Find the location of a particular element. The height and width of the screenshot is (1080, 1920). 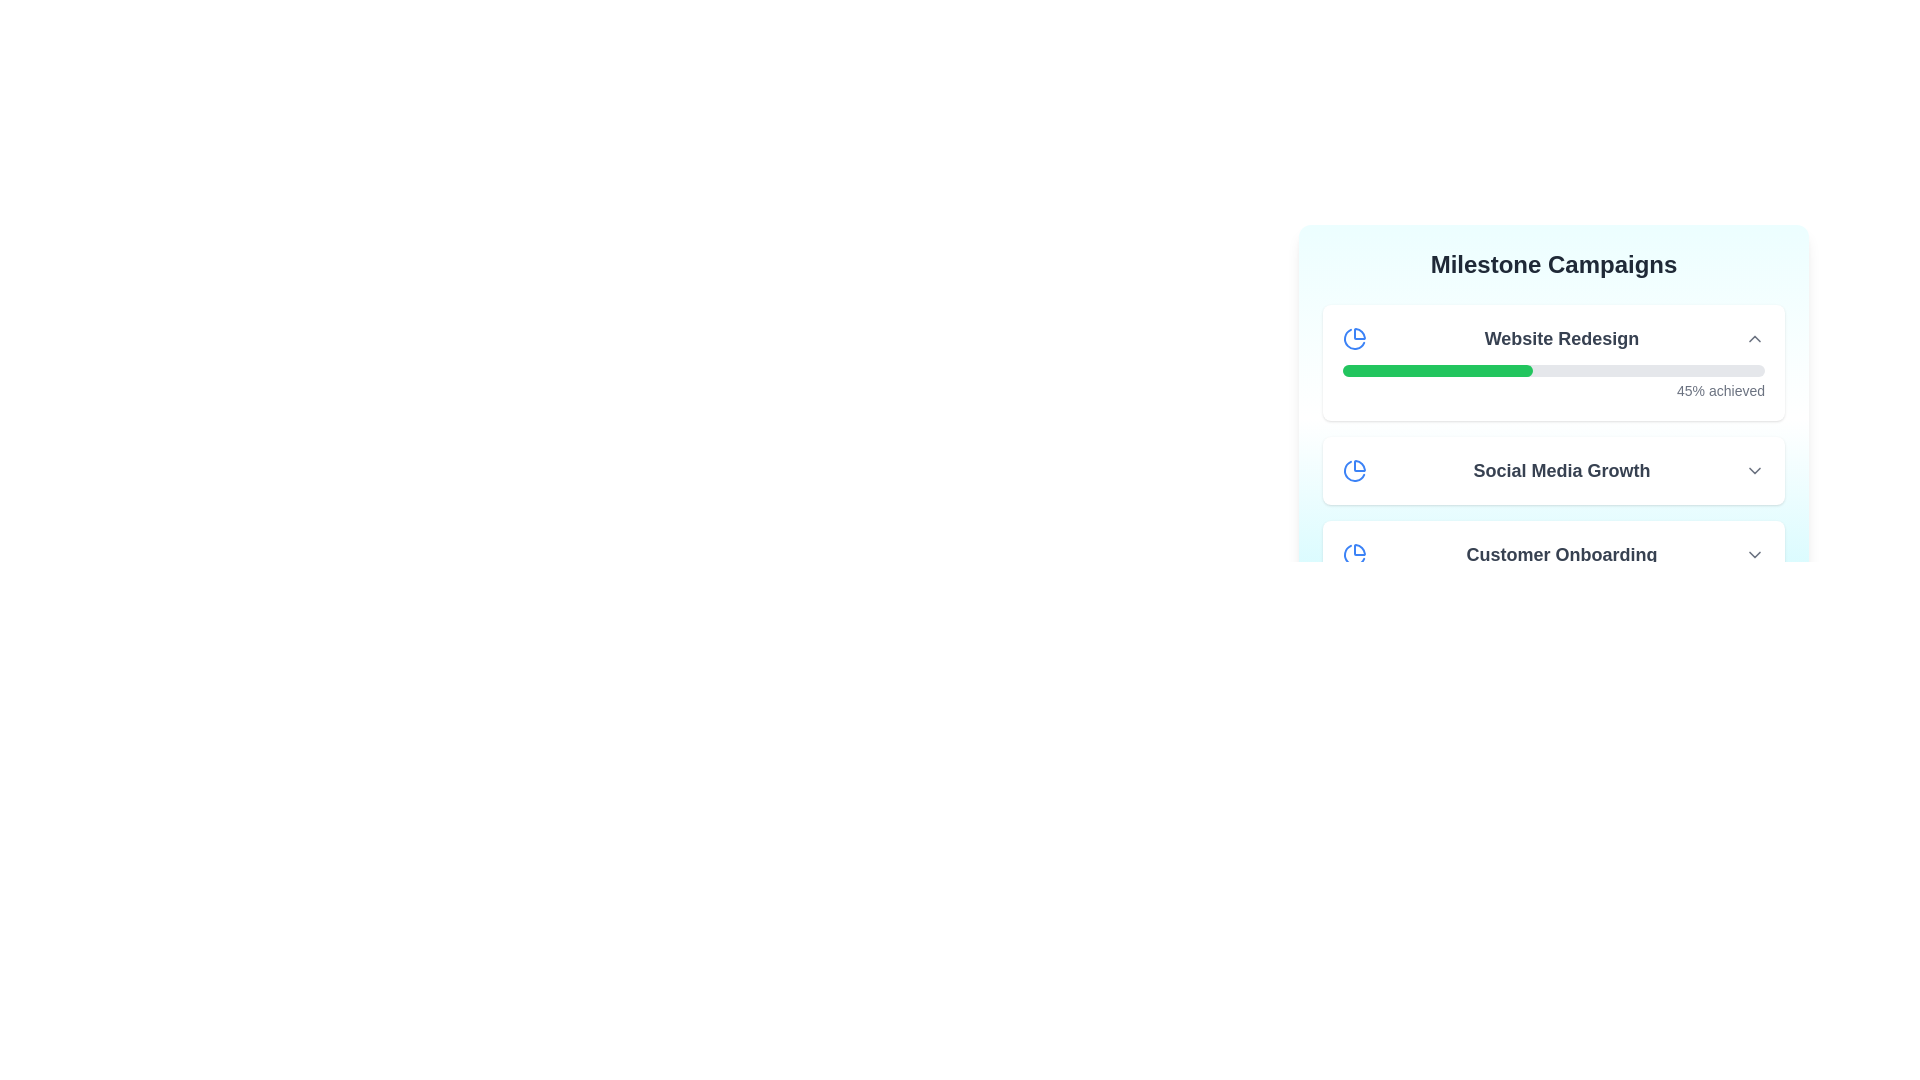

completion percentage text displayed next to the progress bar labeled '45% achieved' within the 'Website Redesign' card under the 'Milestone Campaigns' section is located at coordinates (1553, 382).